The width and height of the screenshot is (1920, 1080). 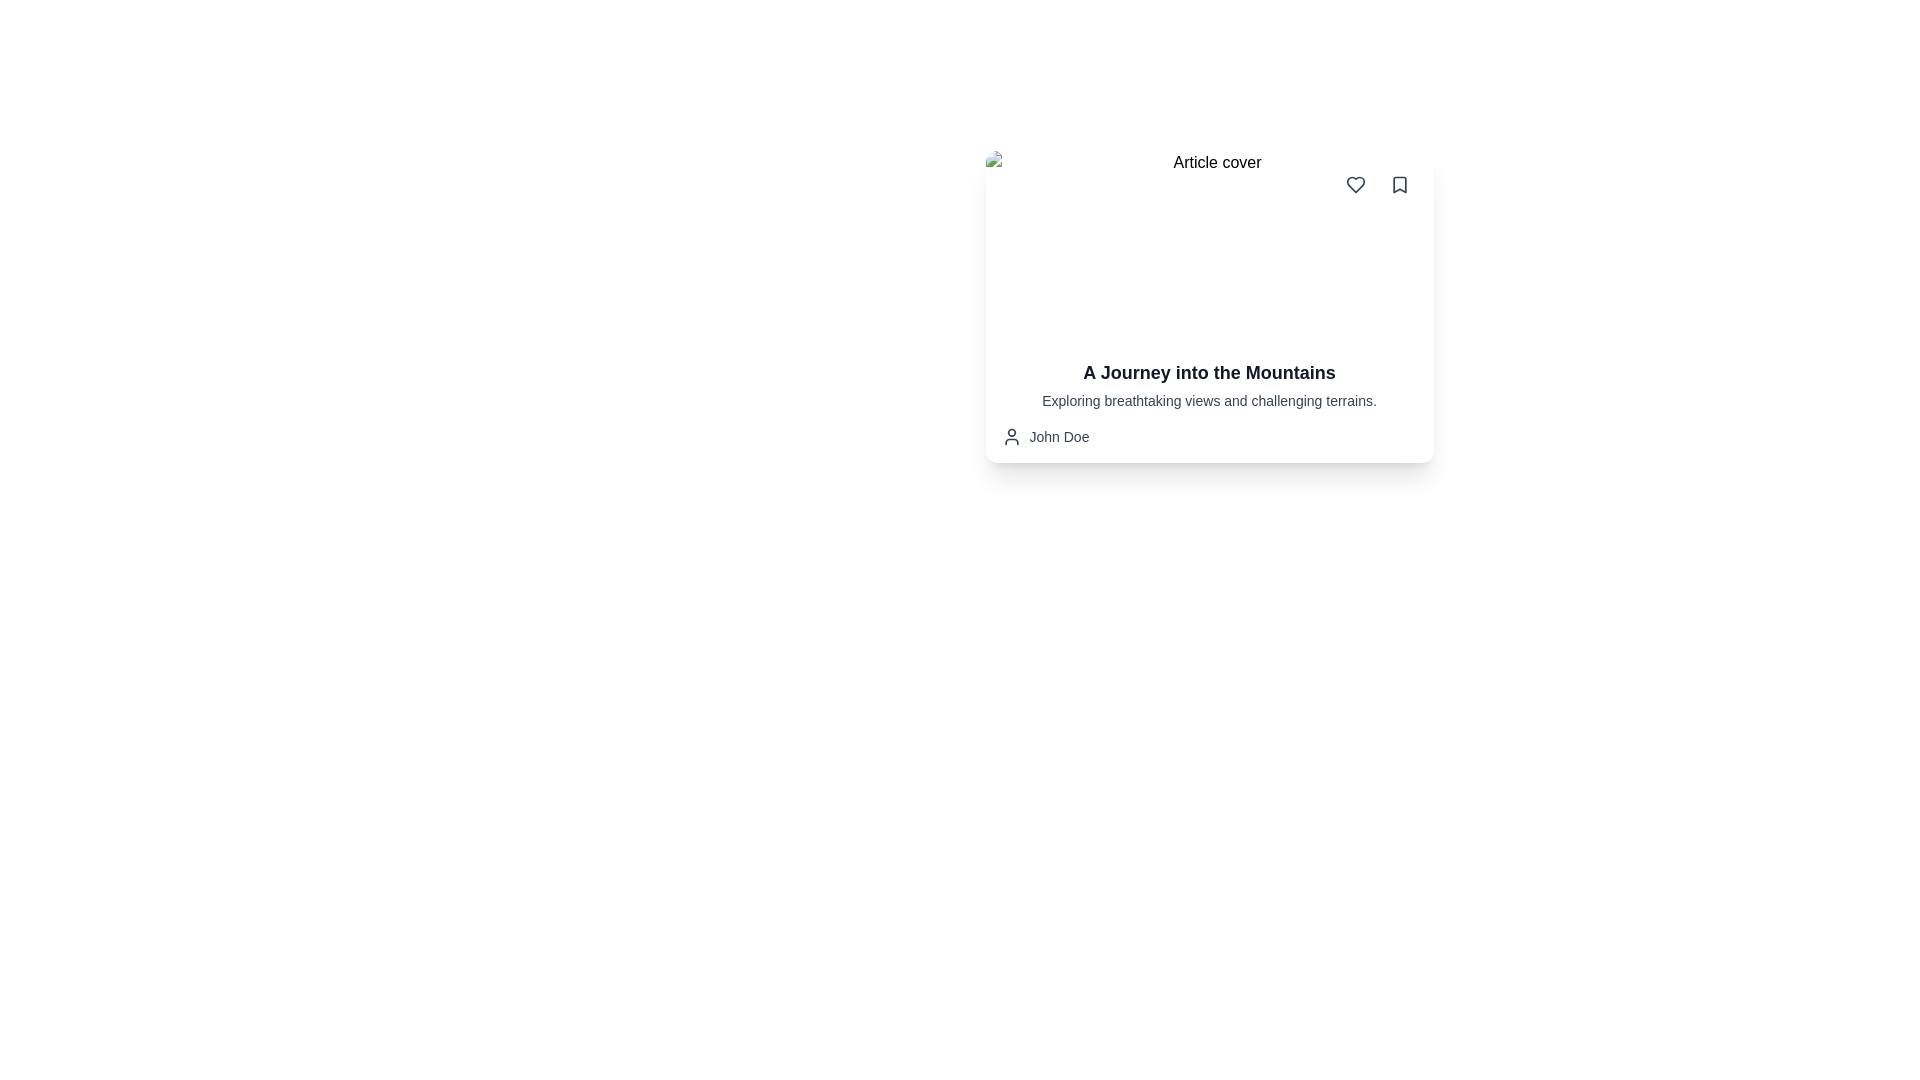 What do you see at coordinates (1208, 401) in the screenshot?
I see `text element that displays 'Exploring breathtaking views and challenging terrains.' It is located beneath the title 'A Journey into the Mountains' and above user information 'John Doe.'` at bounding box center [1208, 401].